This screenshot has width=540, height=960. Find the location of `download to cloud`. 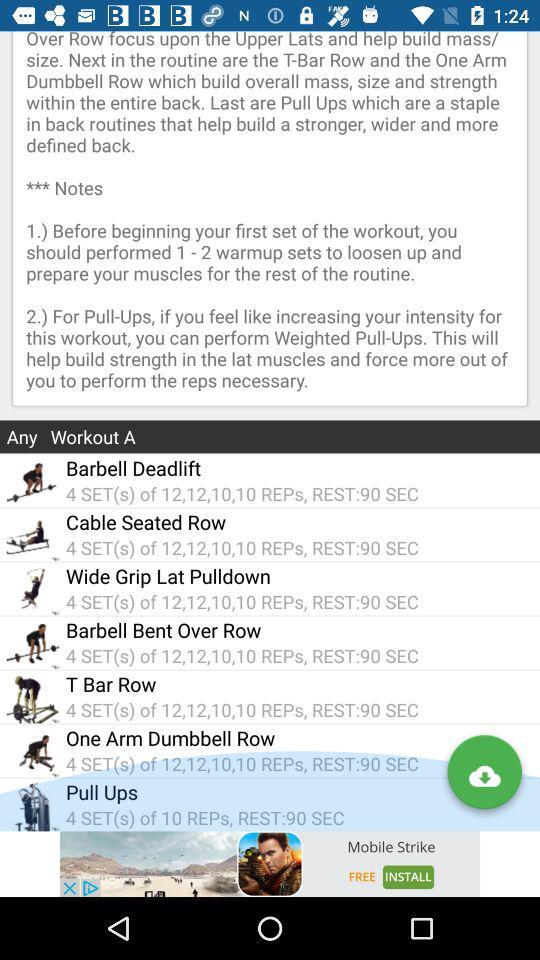

download to cloud is located at coordinates (483, 775).